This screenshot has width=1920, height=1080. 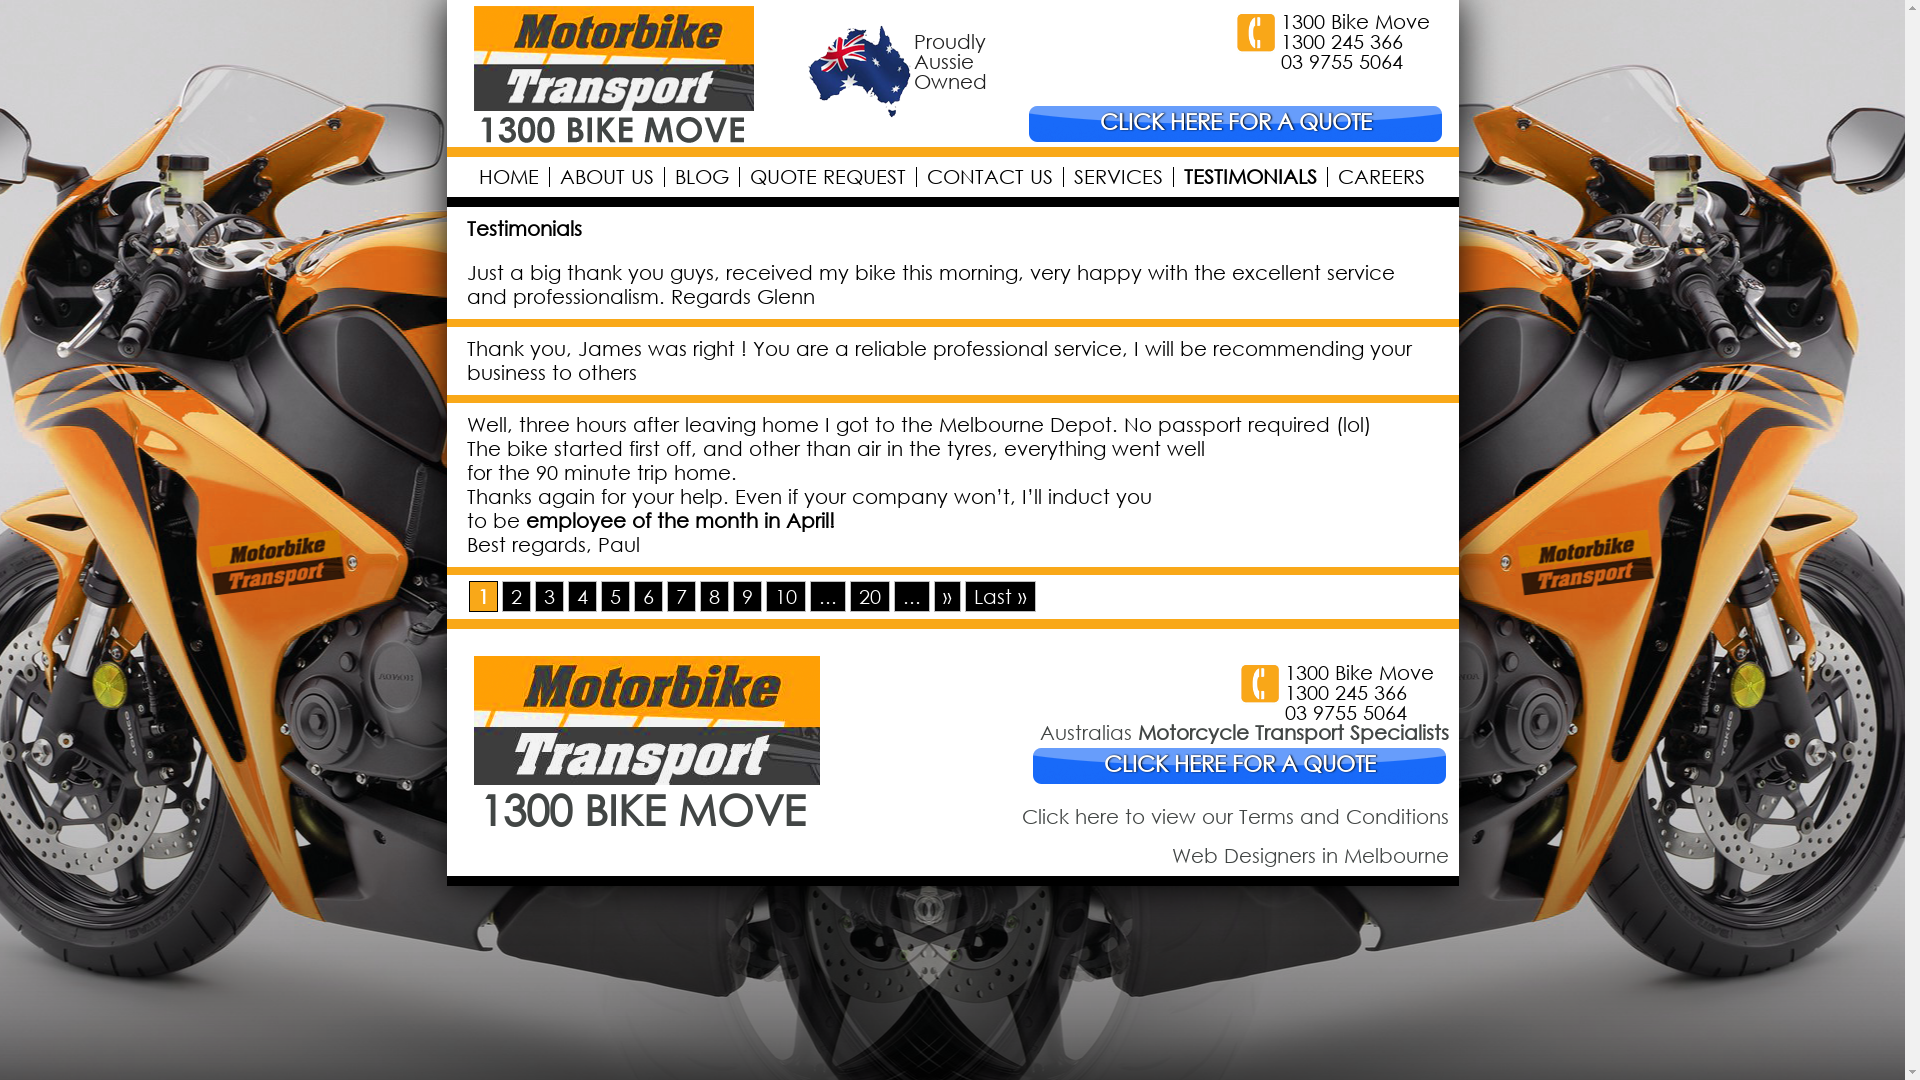 I want to click on 'CONTACT US', so click(x=989, y=176).